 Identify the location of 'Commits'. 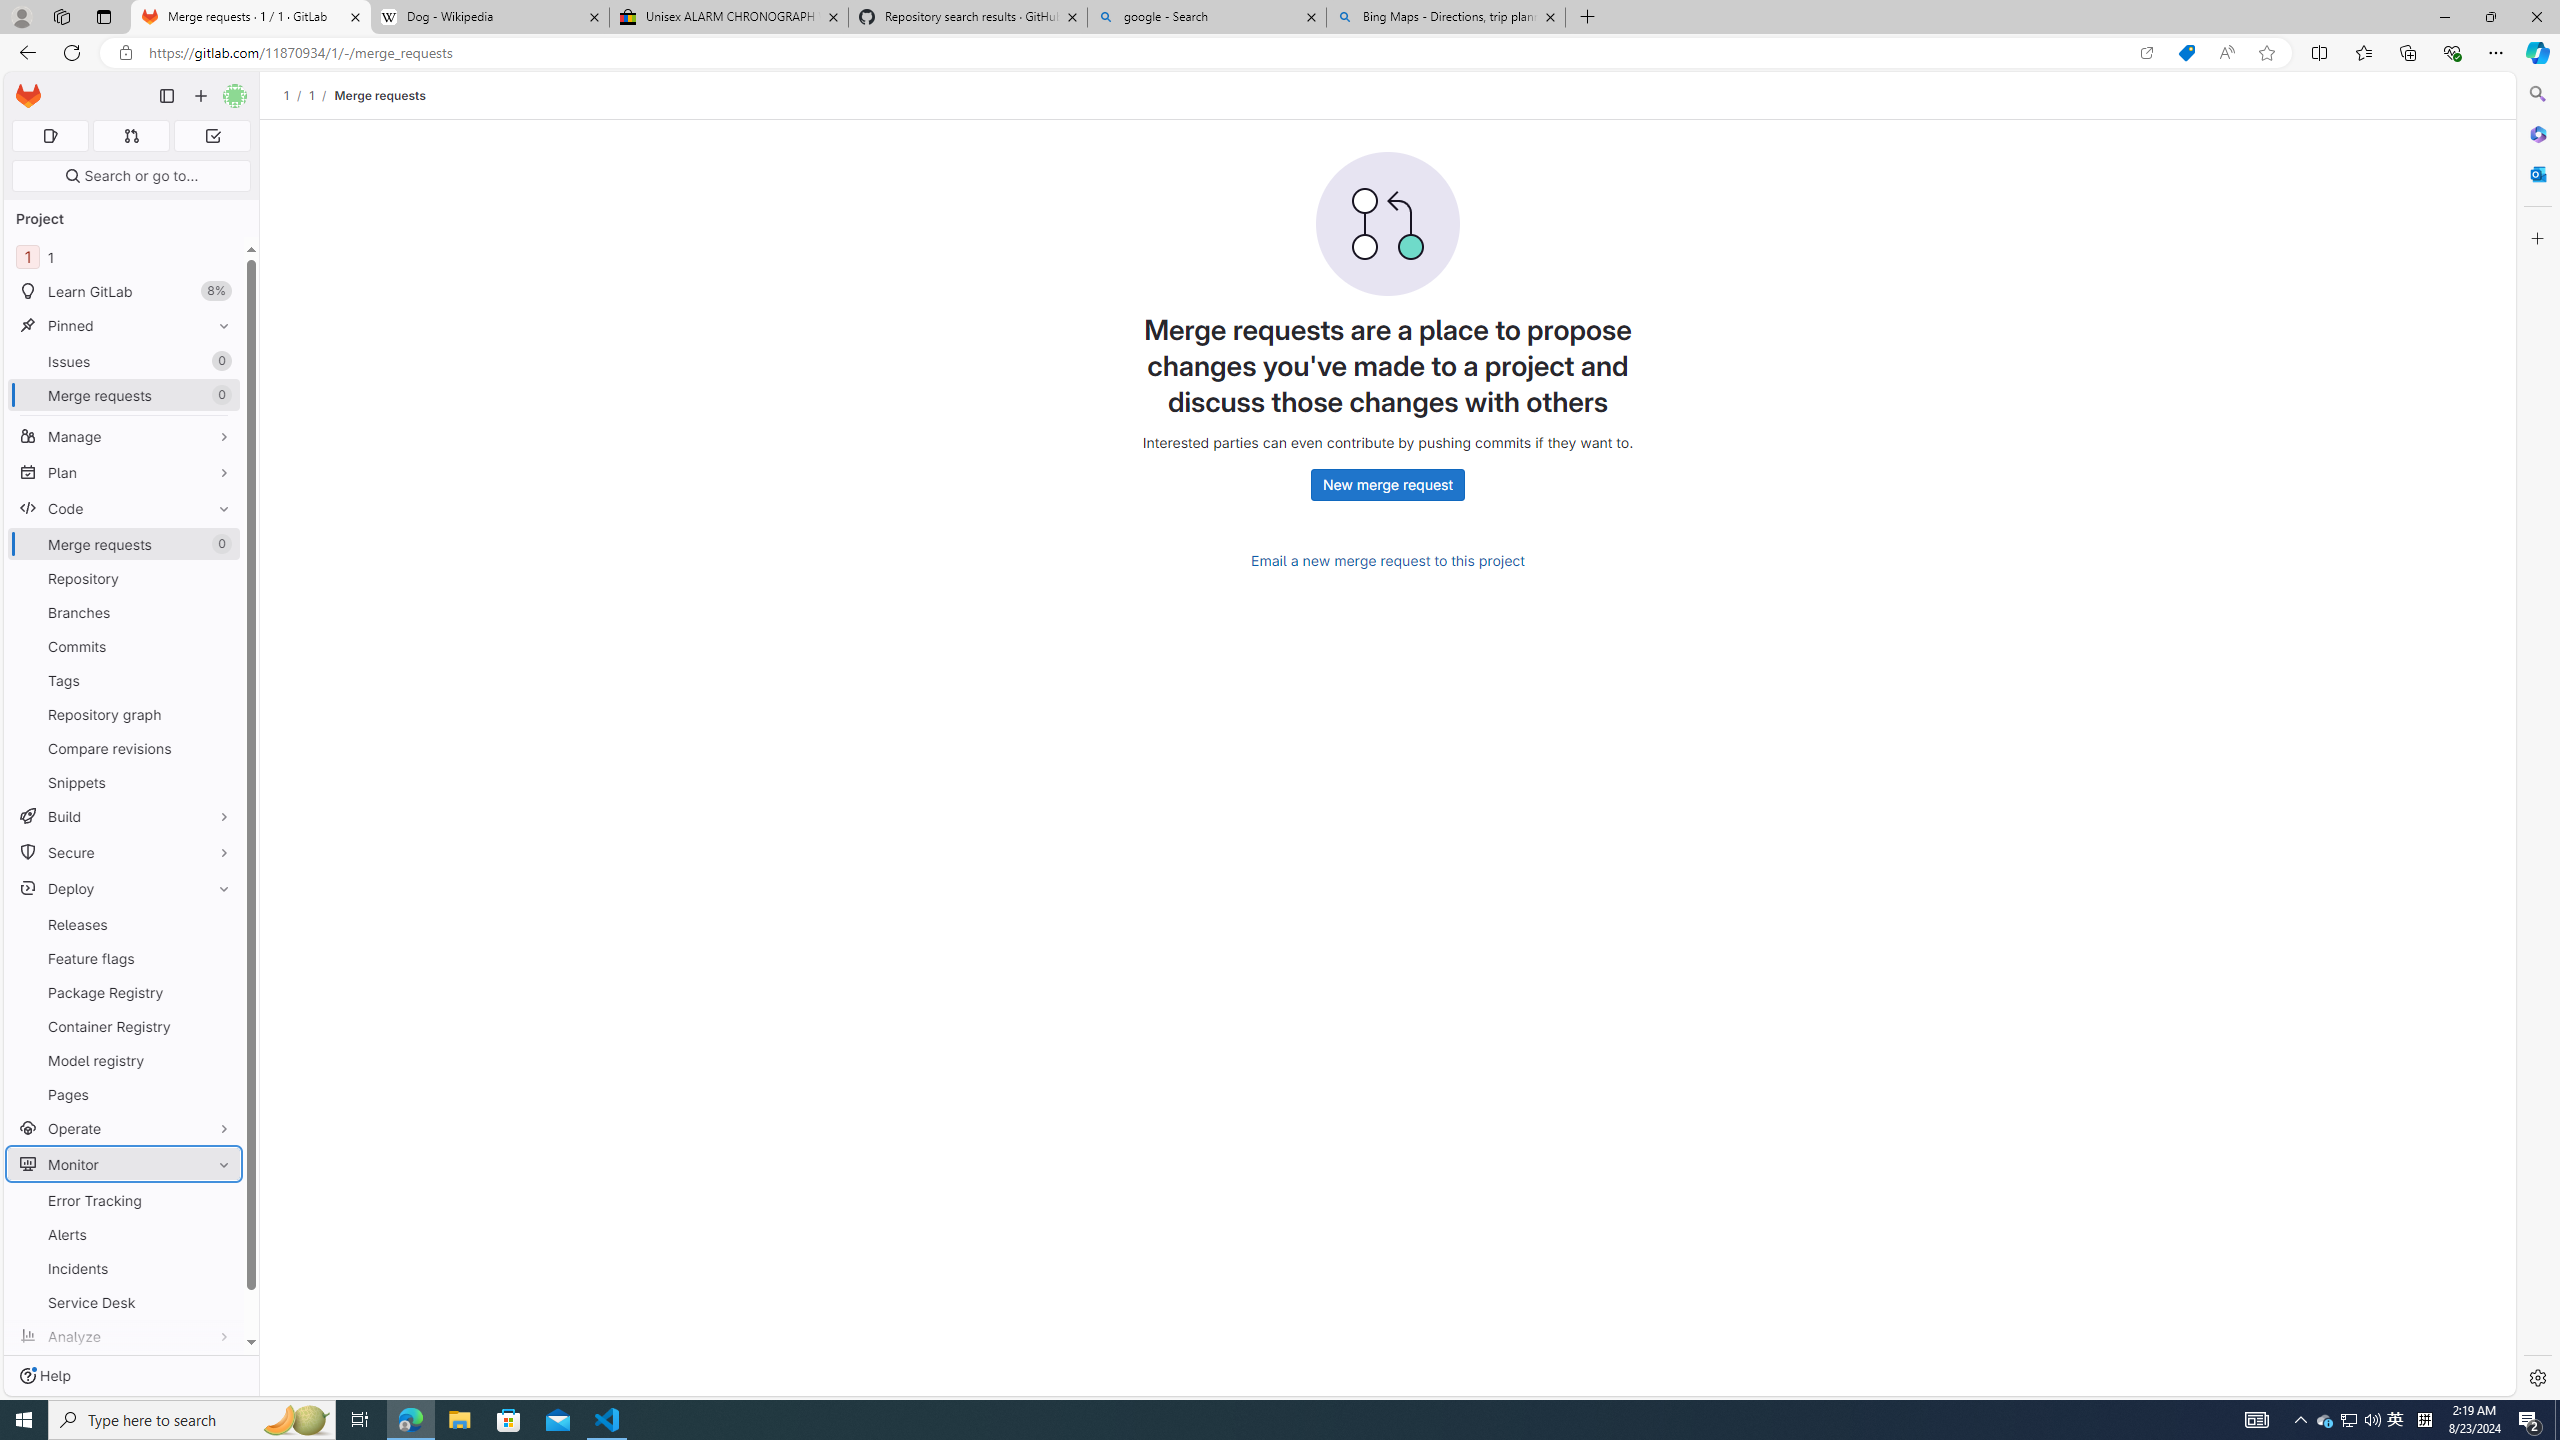
(123, 646).